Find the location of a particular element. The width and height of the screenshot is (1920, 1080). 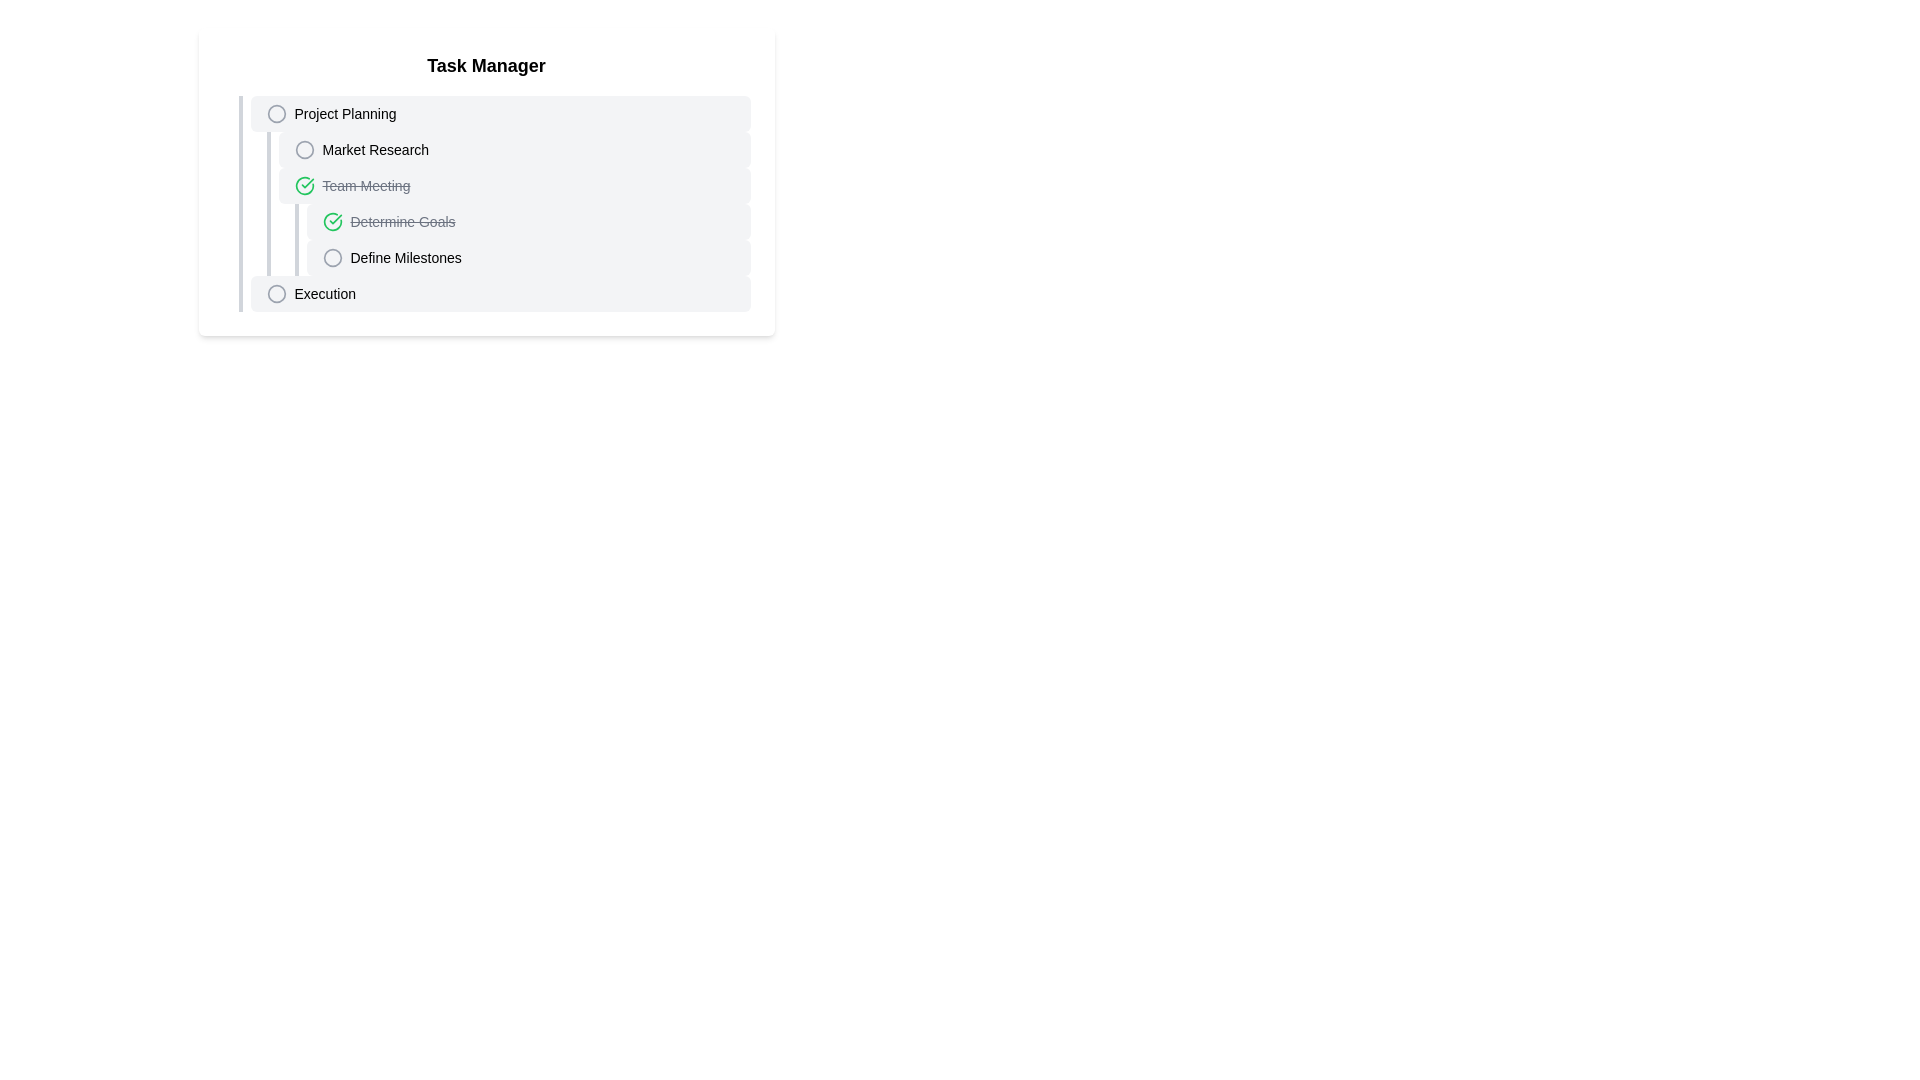

the status of the tasks 'Determine Goals' and 'Define Milestones' in the List item group with status indicators located under the 'Team Meeting' section is located at coordinates (514, 238).